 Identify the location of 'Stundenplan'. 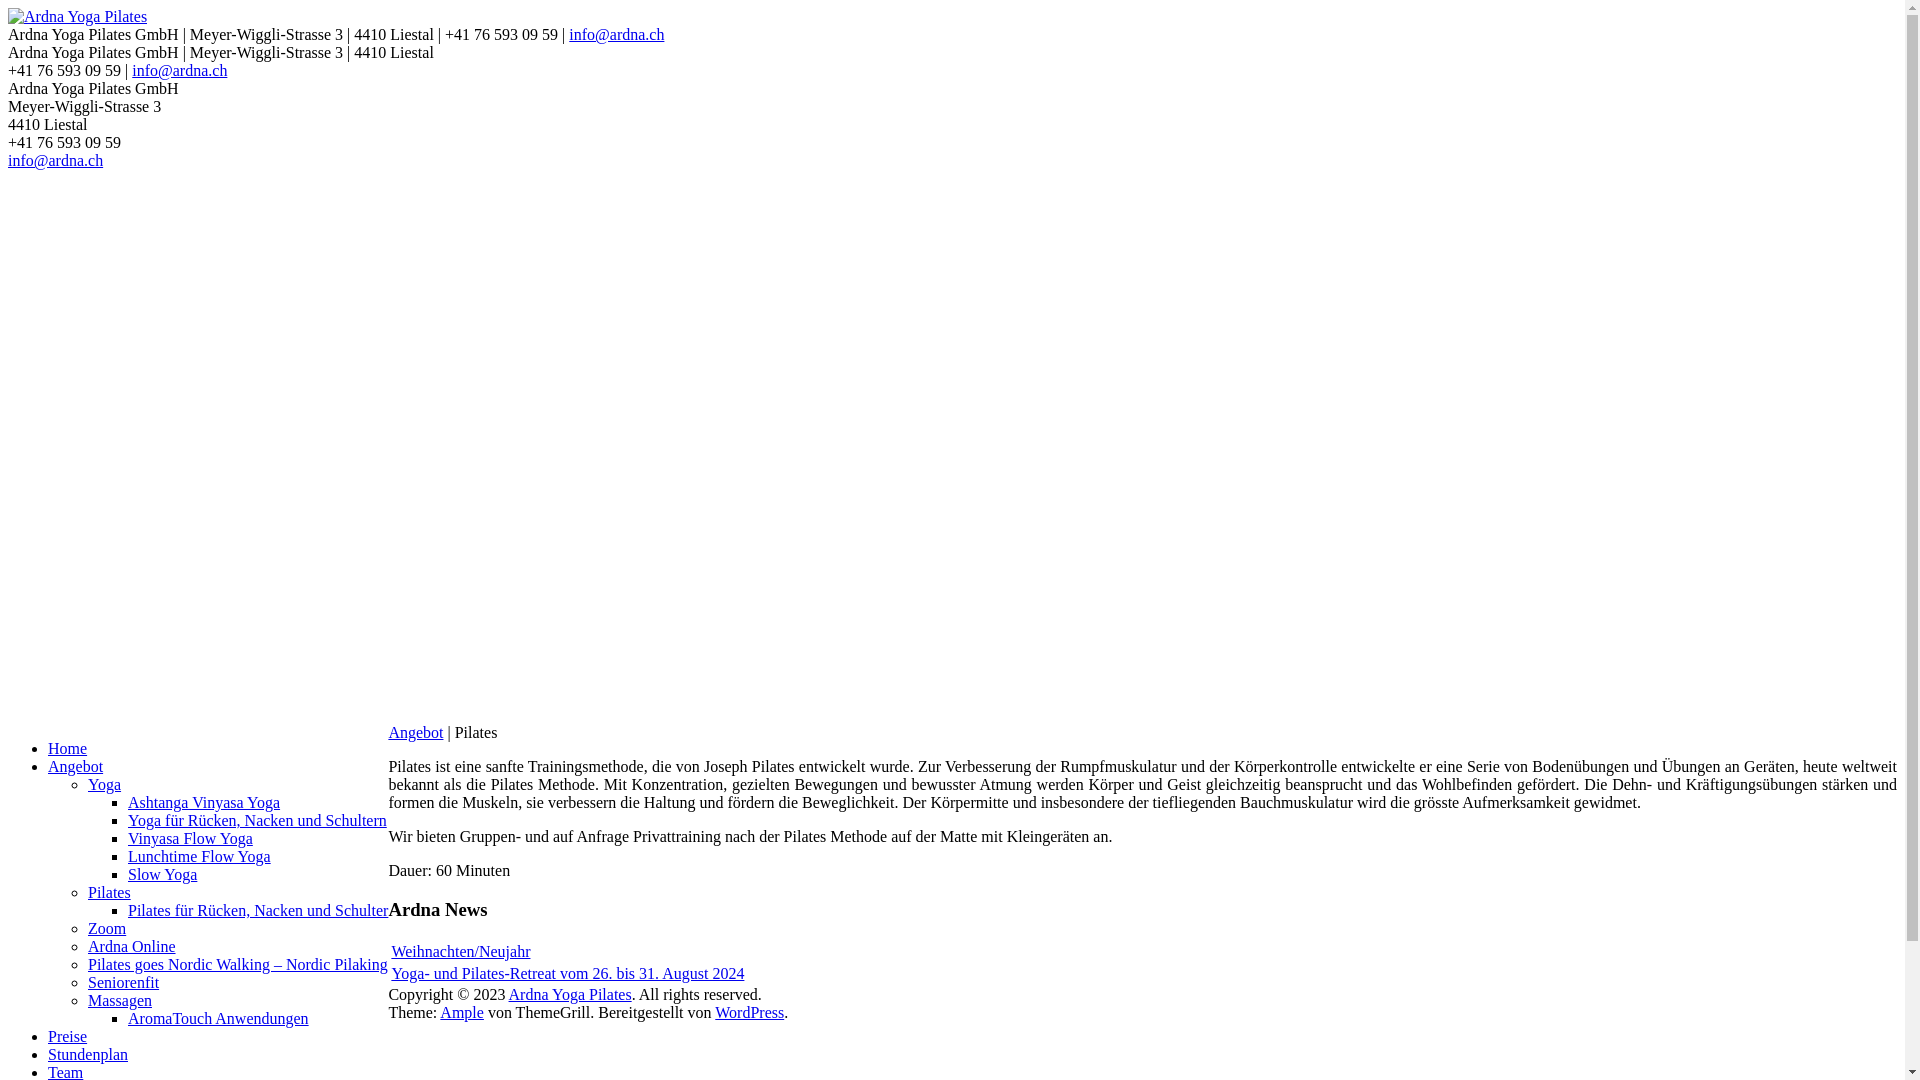
(48, 1053).